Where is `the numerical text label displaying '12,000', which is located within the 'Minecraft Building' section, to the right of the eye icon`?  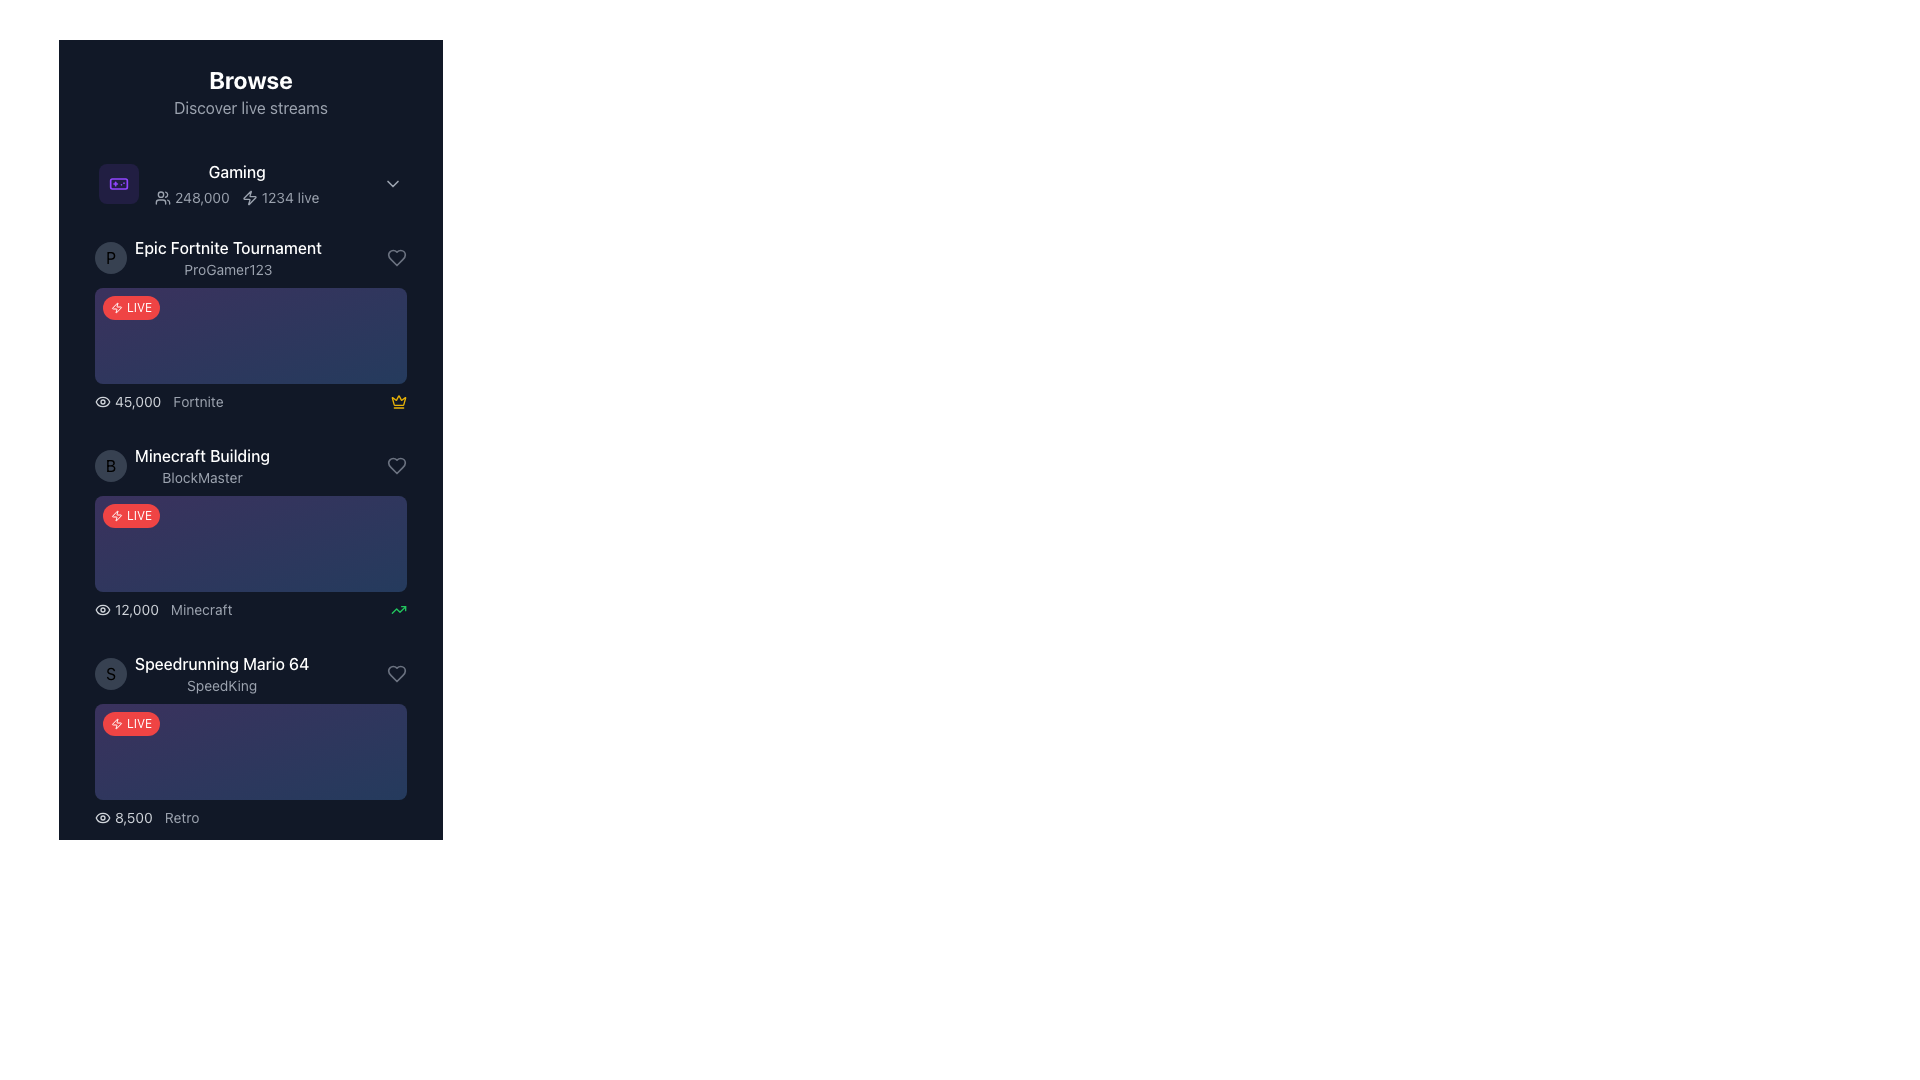 the numerical text label displaying '12,000', which is located within the 'Minecraft Building' section, to the right of the eye icon is located at coordinates (125, 608).